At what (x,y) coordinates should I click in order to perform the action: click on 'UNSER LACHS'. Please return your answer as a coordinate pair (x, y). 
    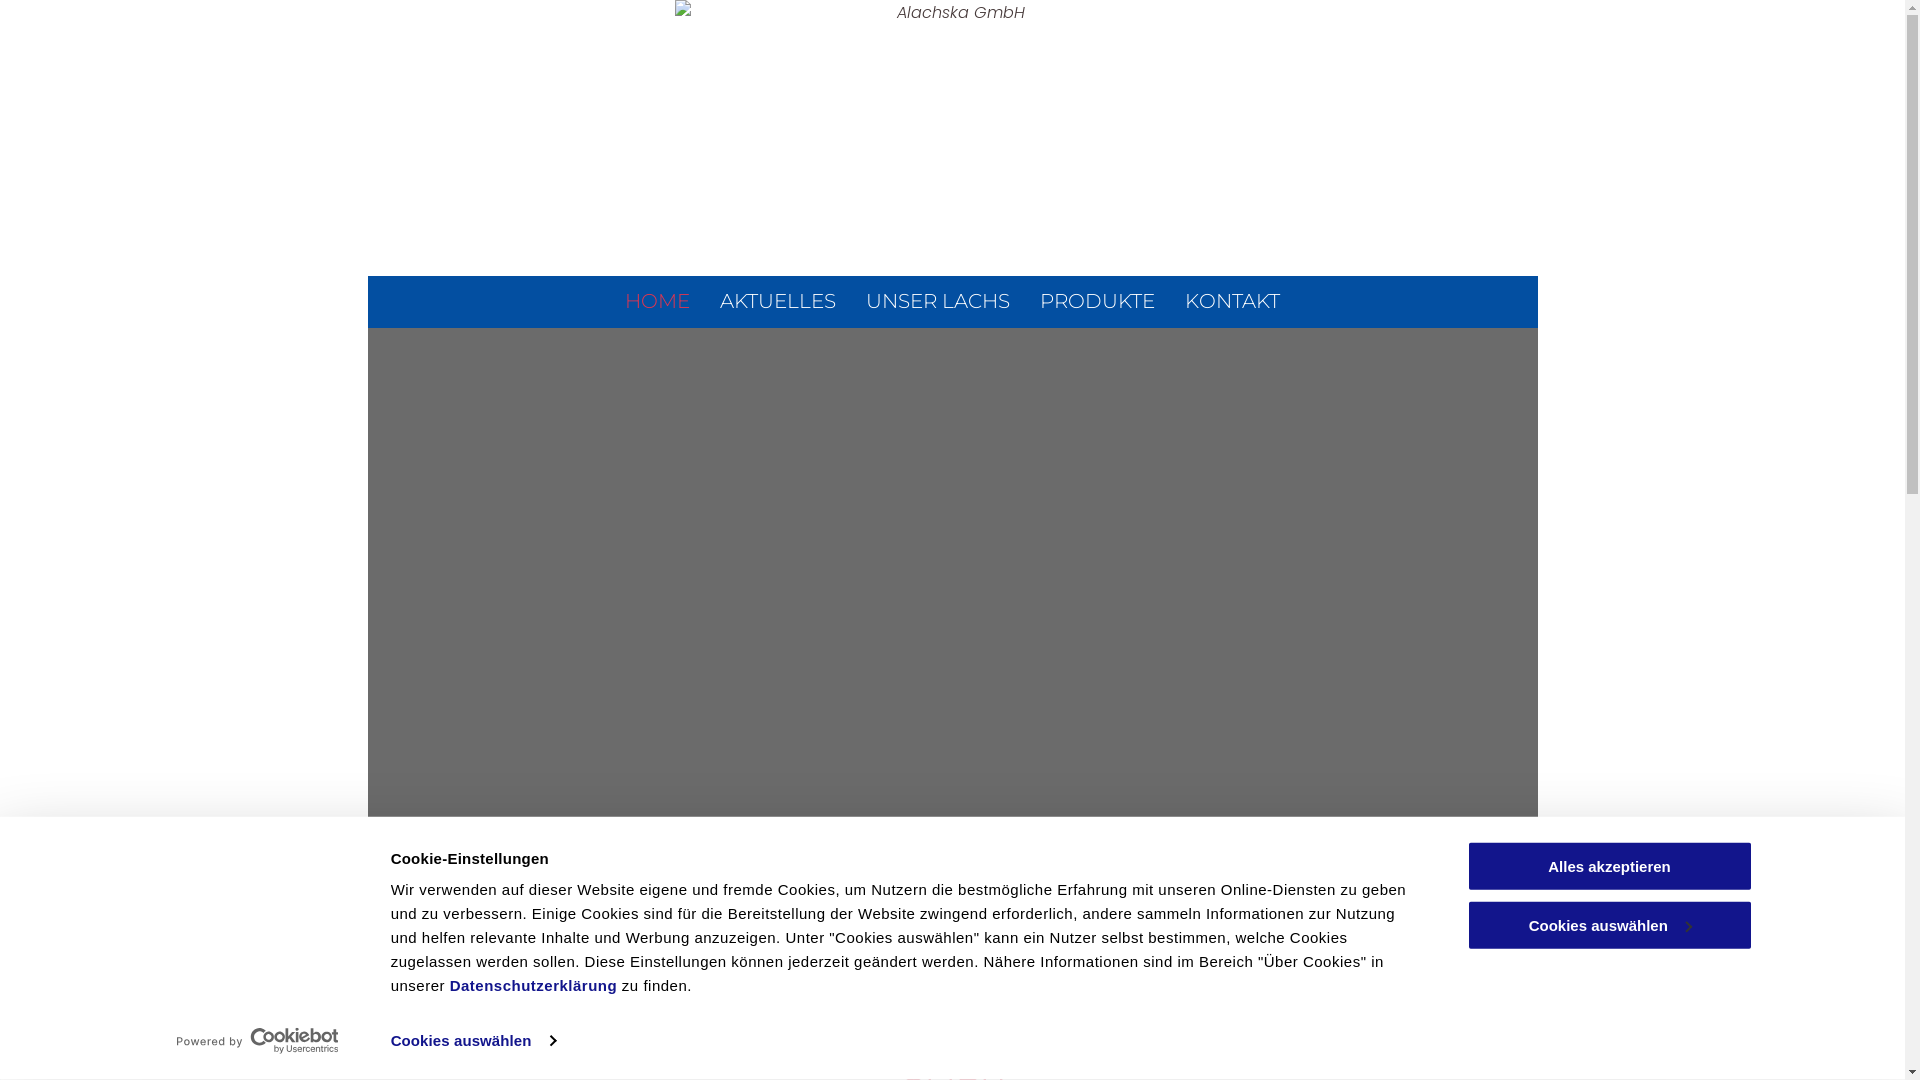
    Looking at the image, I should click on (936, 300).